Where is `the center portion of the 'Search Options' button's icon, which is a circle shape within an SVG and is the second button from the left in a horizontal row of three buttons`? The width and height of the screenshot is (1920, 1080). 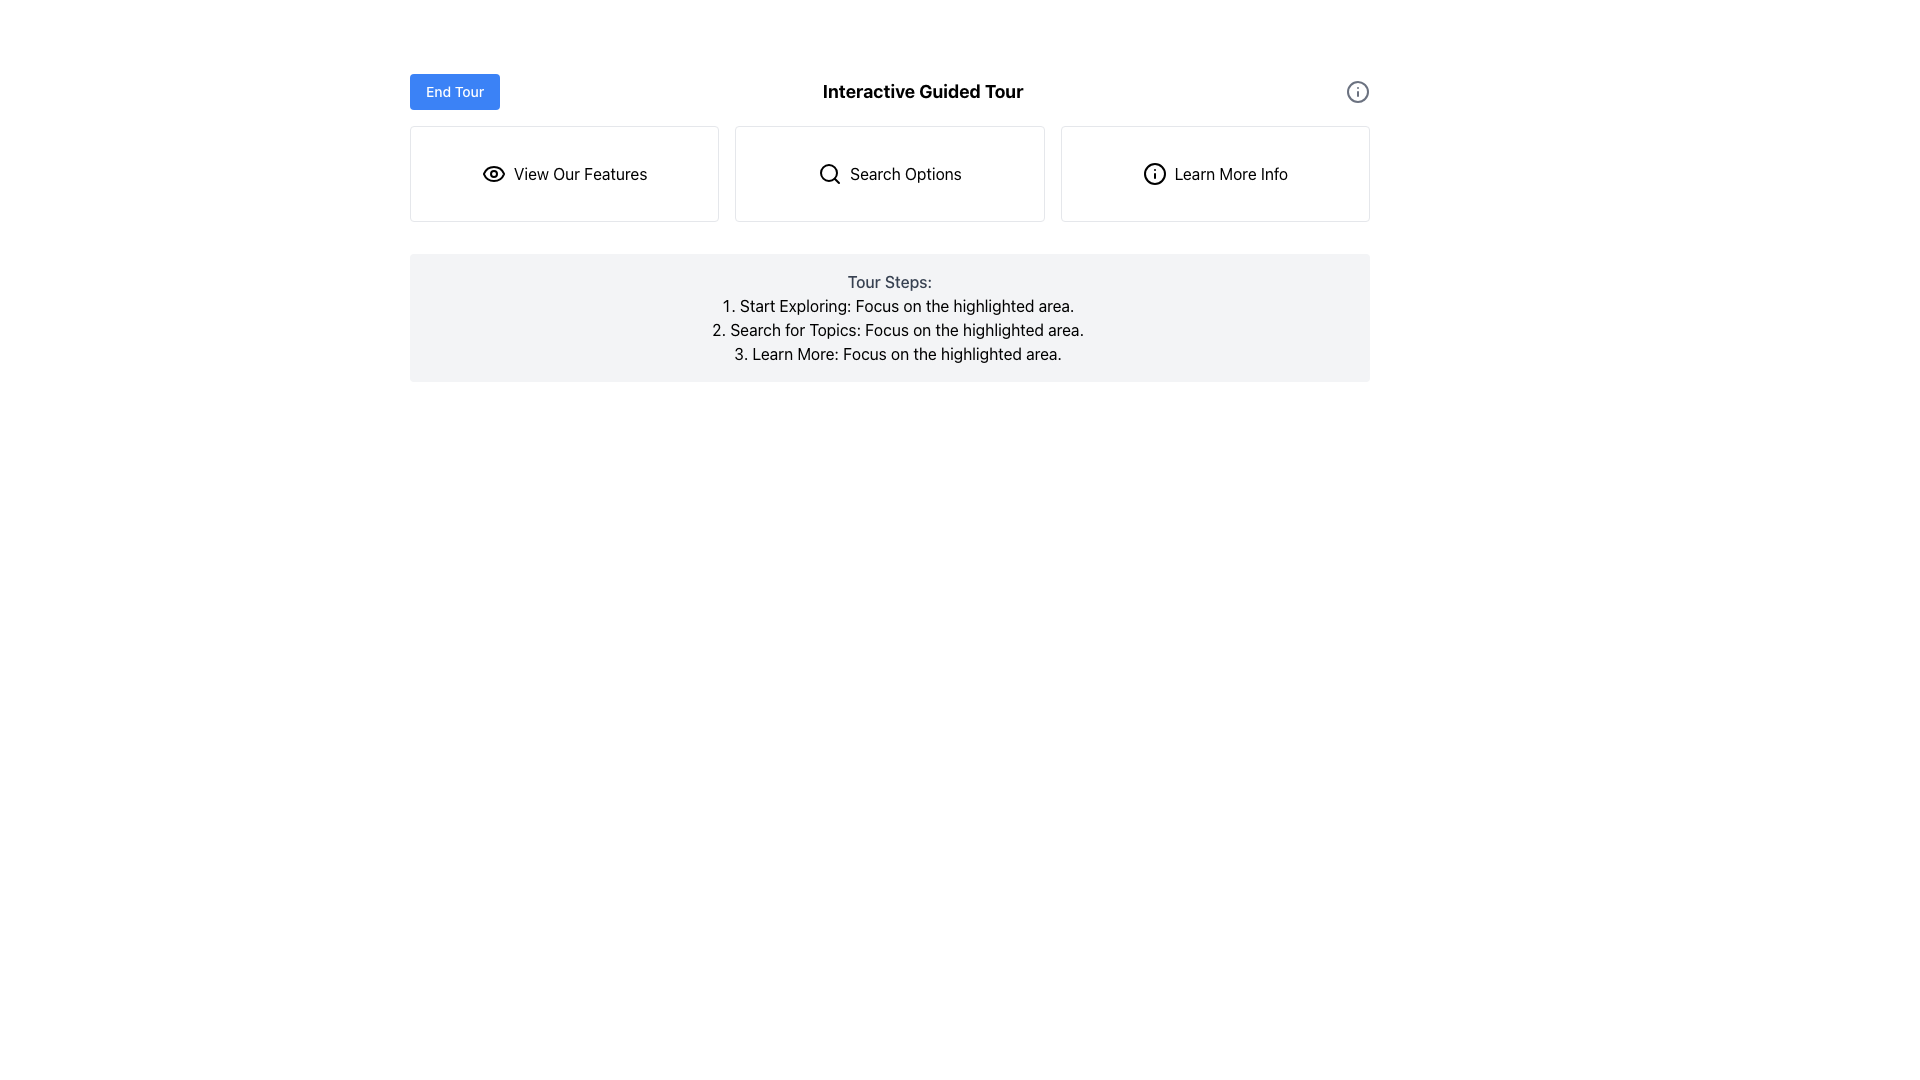 the center portion of the 'Search Options' button's icon, which is a circle shape within an SVG and is the second button from the left in a horizontal row of three buttons is located at coordinates (829, 172).